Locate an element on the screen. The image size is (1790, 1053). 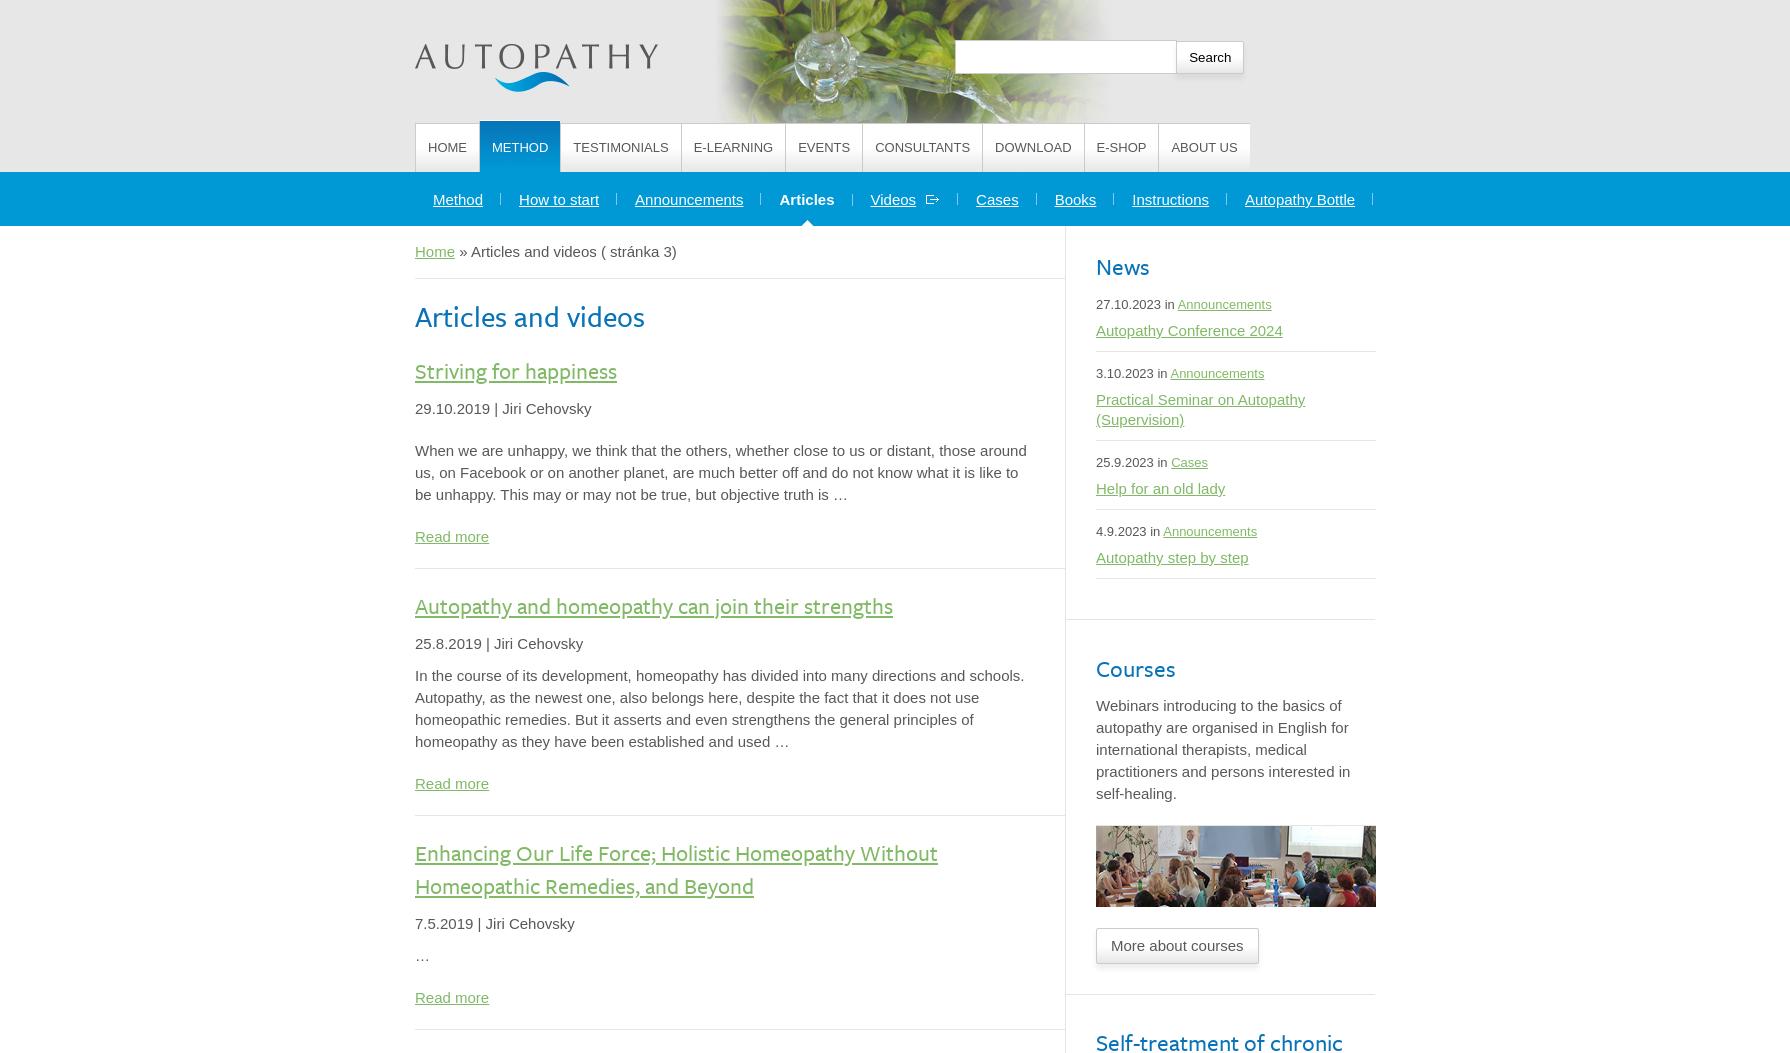
'25.9.2023 in' is located at coordinates (1096, 461).